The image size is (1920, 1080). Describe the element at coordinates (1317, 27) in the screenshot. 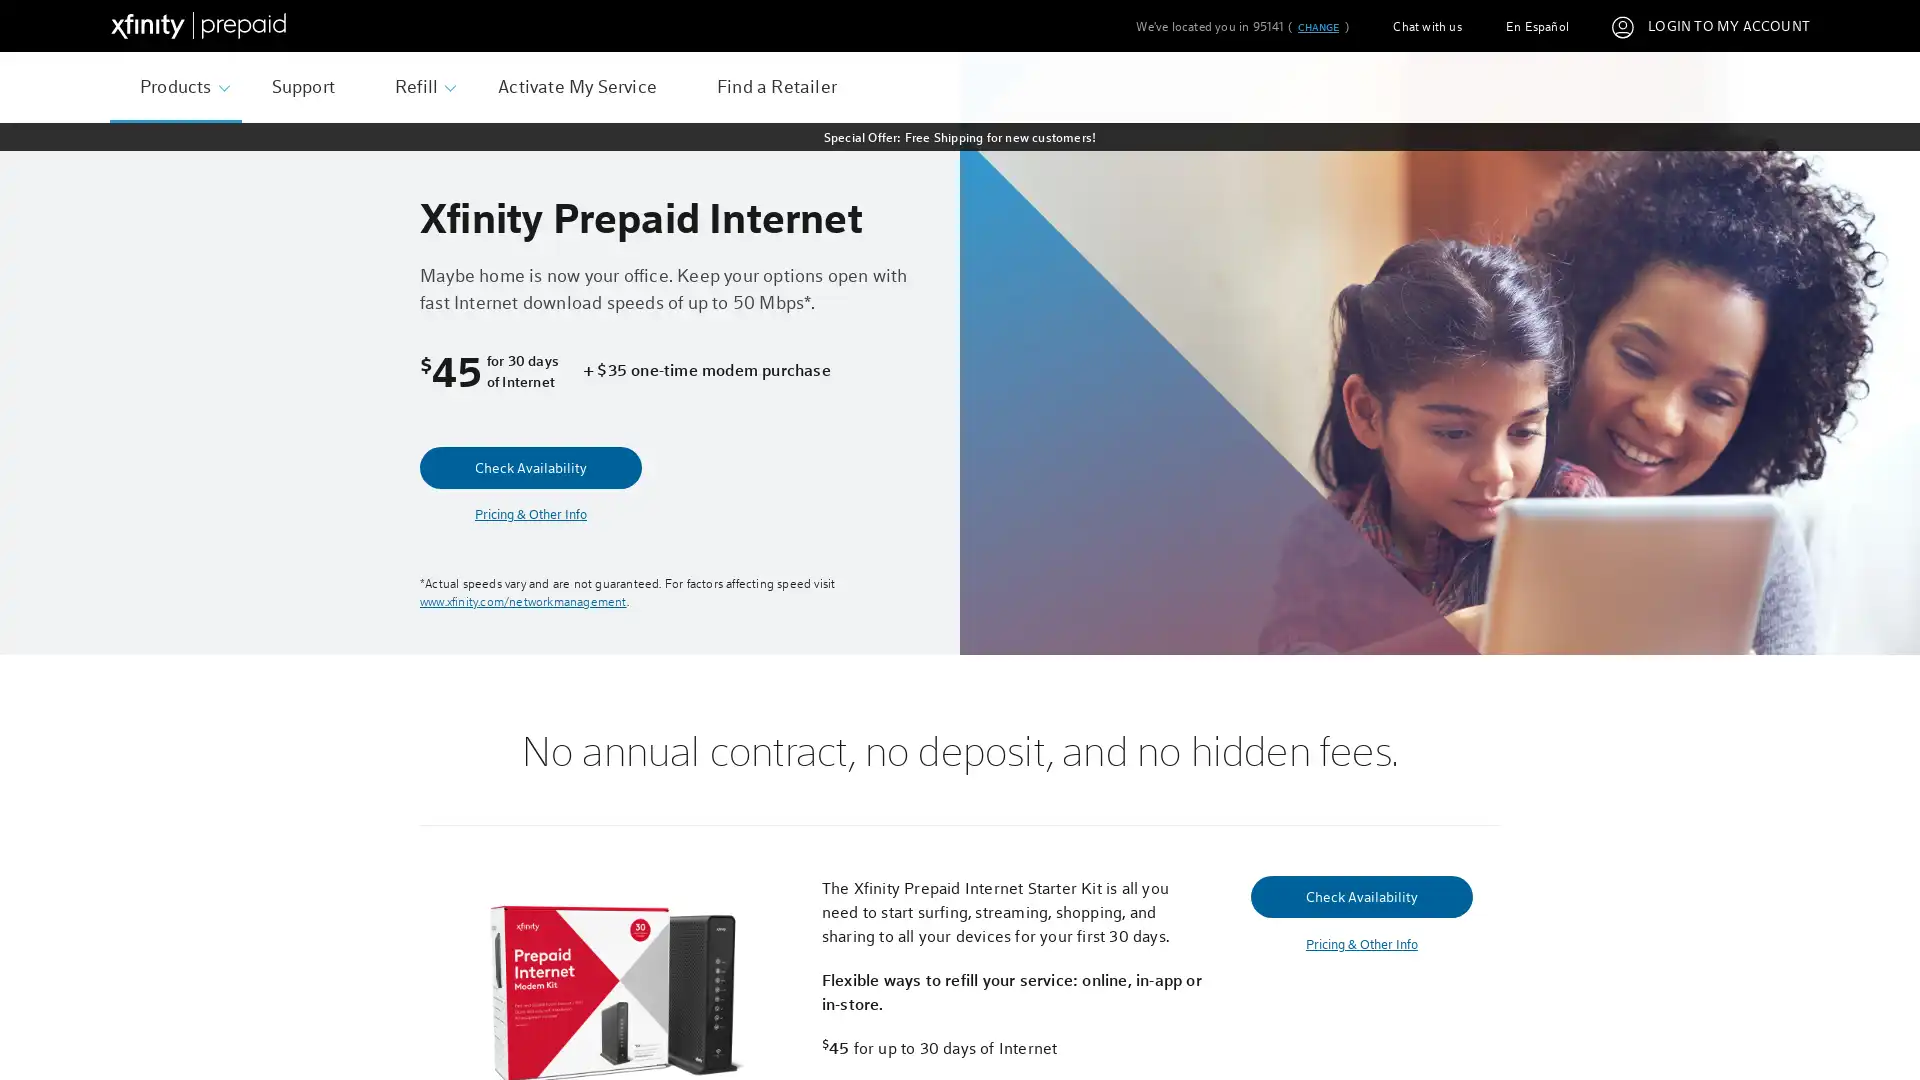

I see `CHANGE` at that location.